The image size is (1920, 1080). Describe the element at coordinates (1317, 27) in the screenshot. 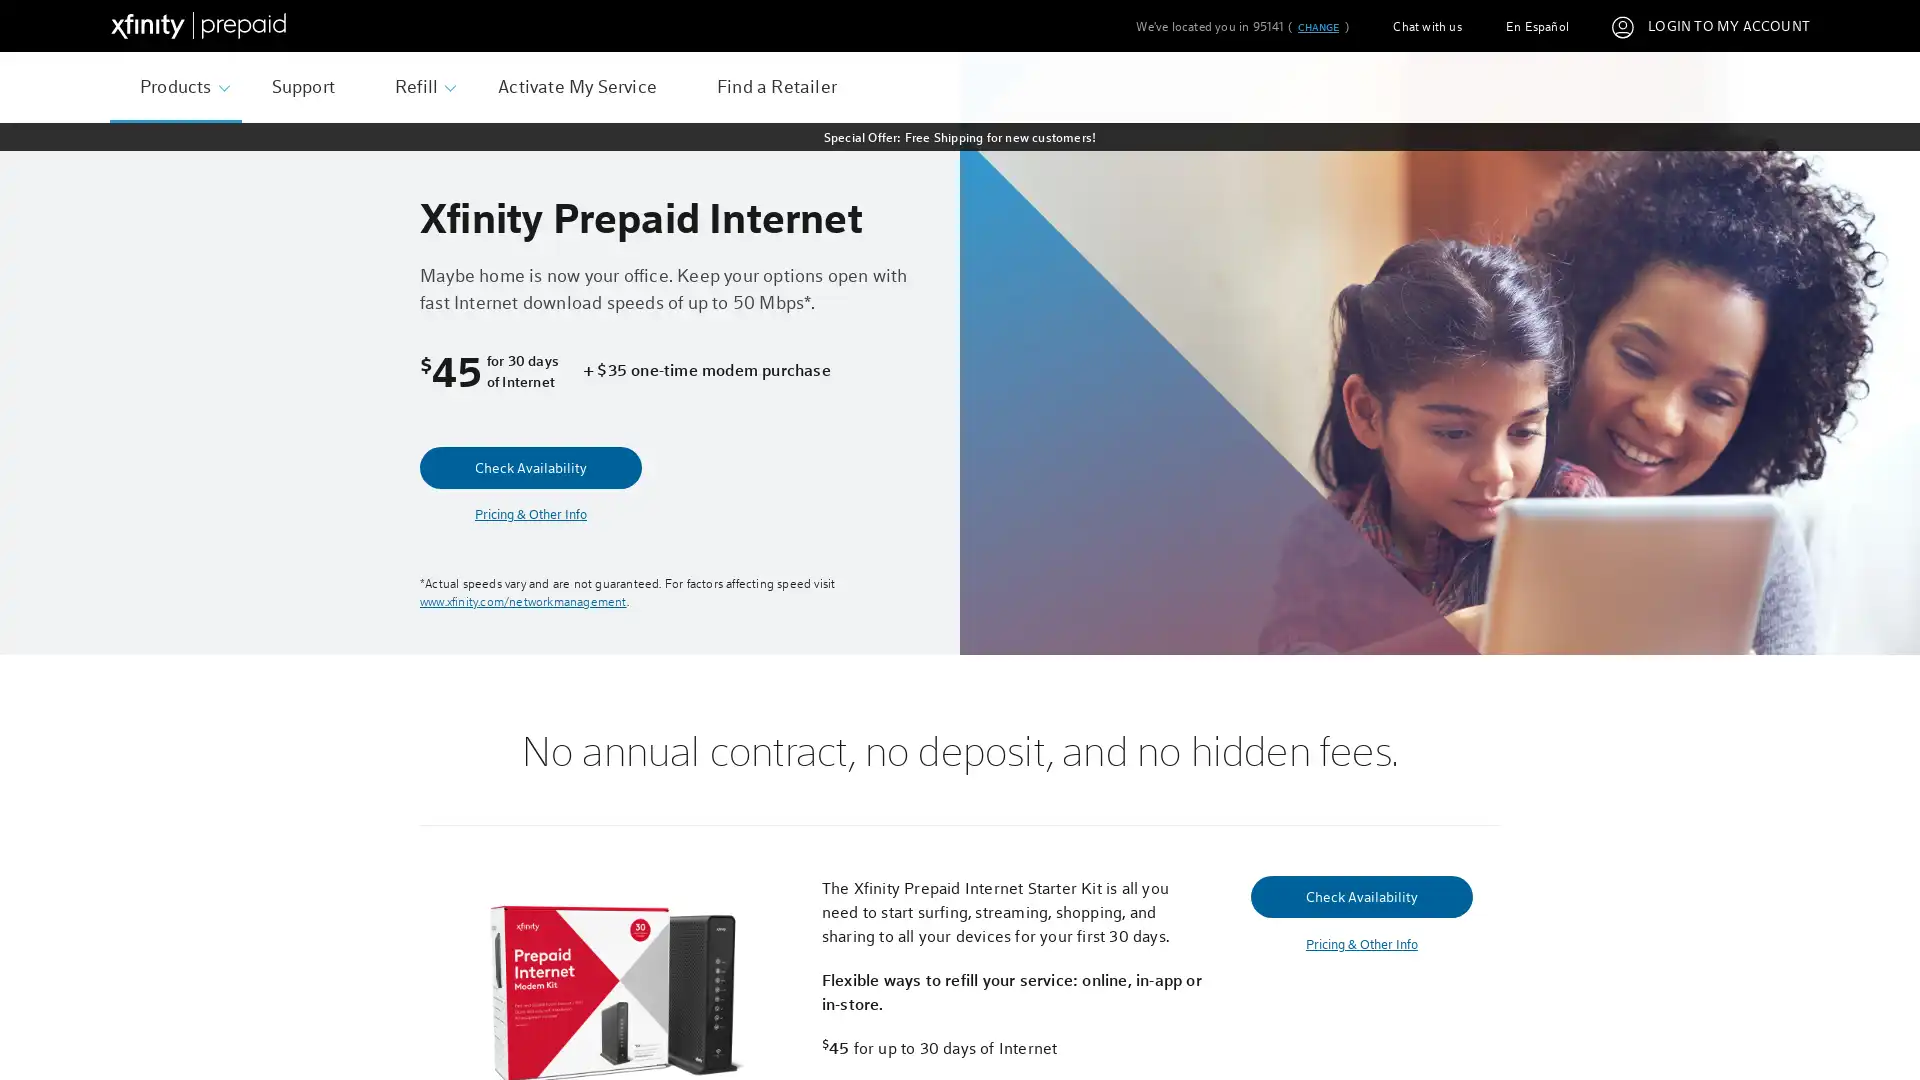

I see `CHANGE` at that location.